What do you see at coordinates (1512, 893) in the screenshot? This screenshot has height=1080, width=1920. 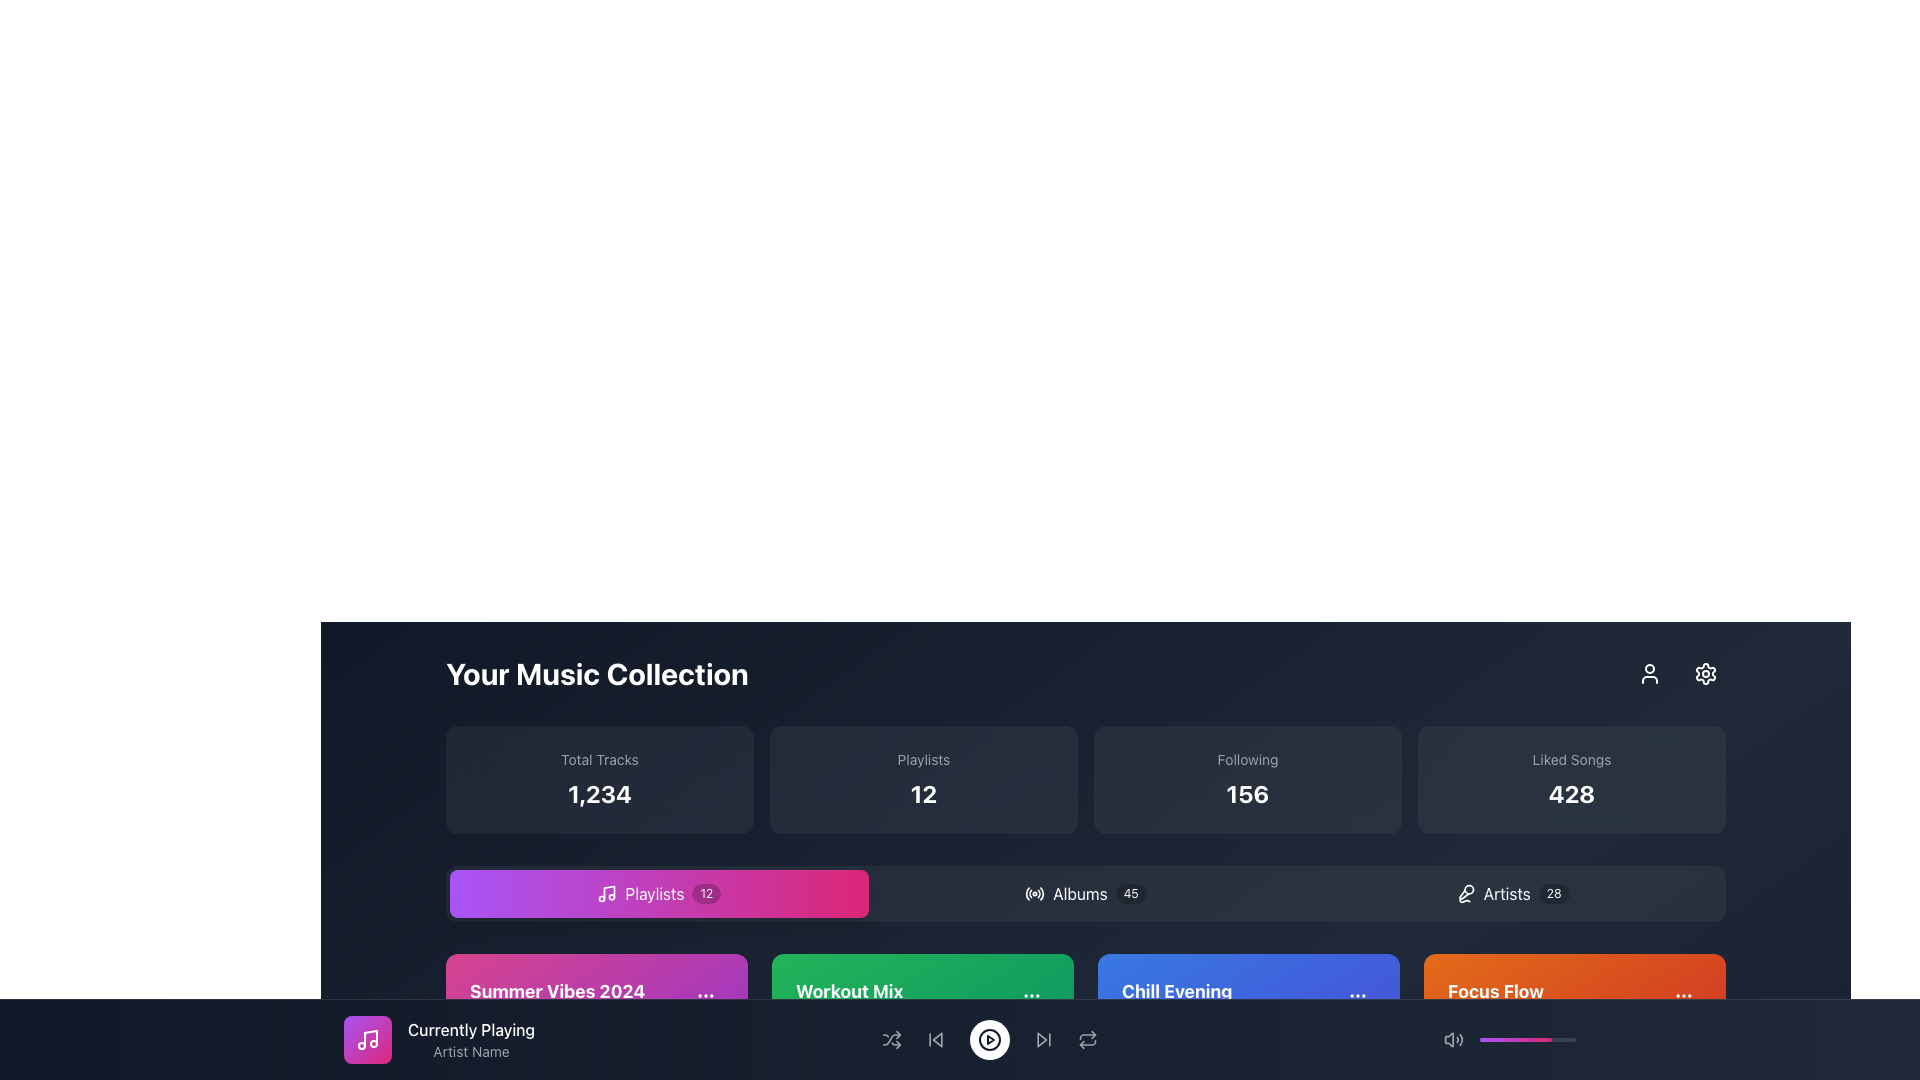 I see `the 'Artists' button, which has a dark background, lighter text, and a microphone icon with a count of '28' in a badge, located on the rightmost side under 'Your Music Collection'` at bounding box center [1512, 893].